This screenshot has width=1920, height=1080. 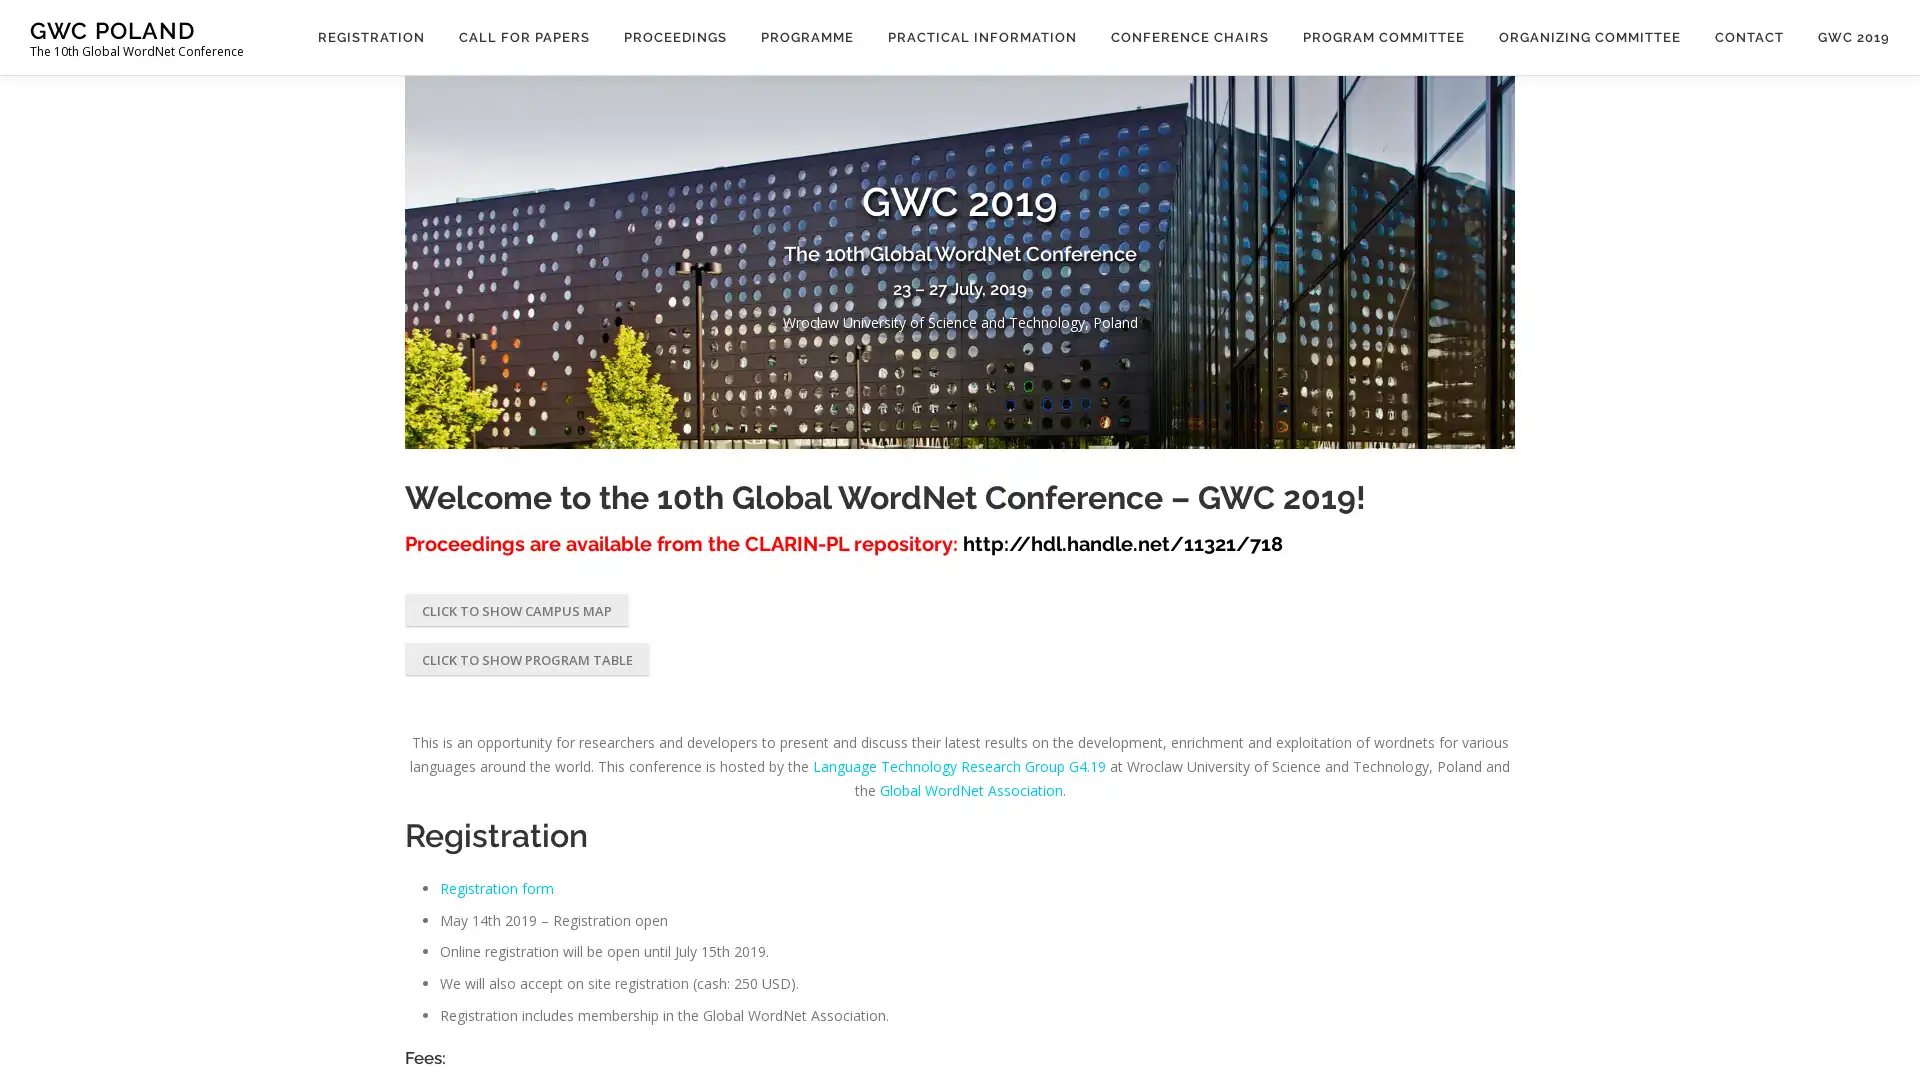 I want to click on CLICK TO SHOW PROGRAM TABLE, so click(x=527, y=659).